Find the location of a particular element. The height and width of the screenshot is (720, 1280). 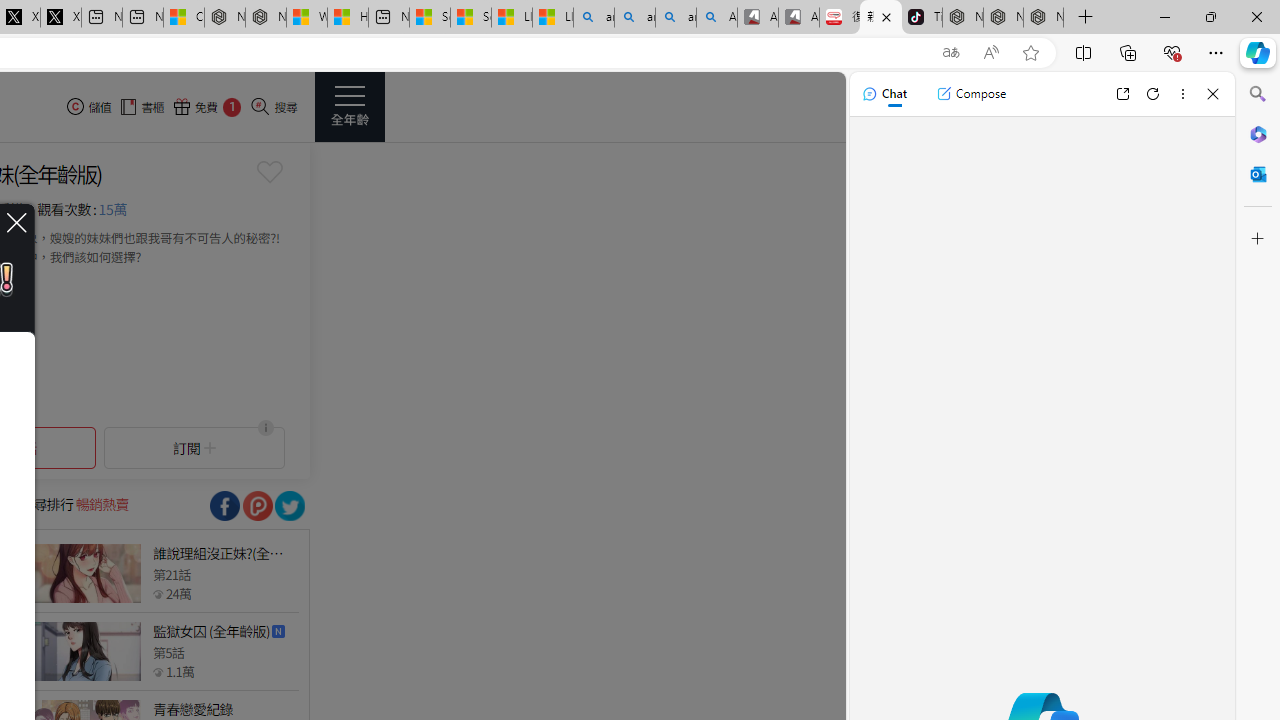

'Class: socialShare' is located at coordinates (288, 505).